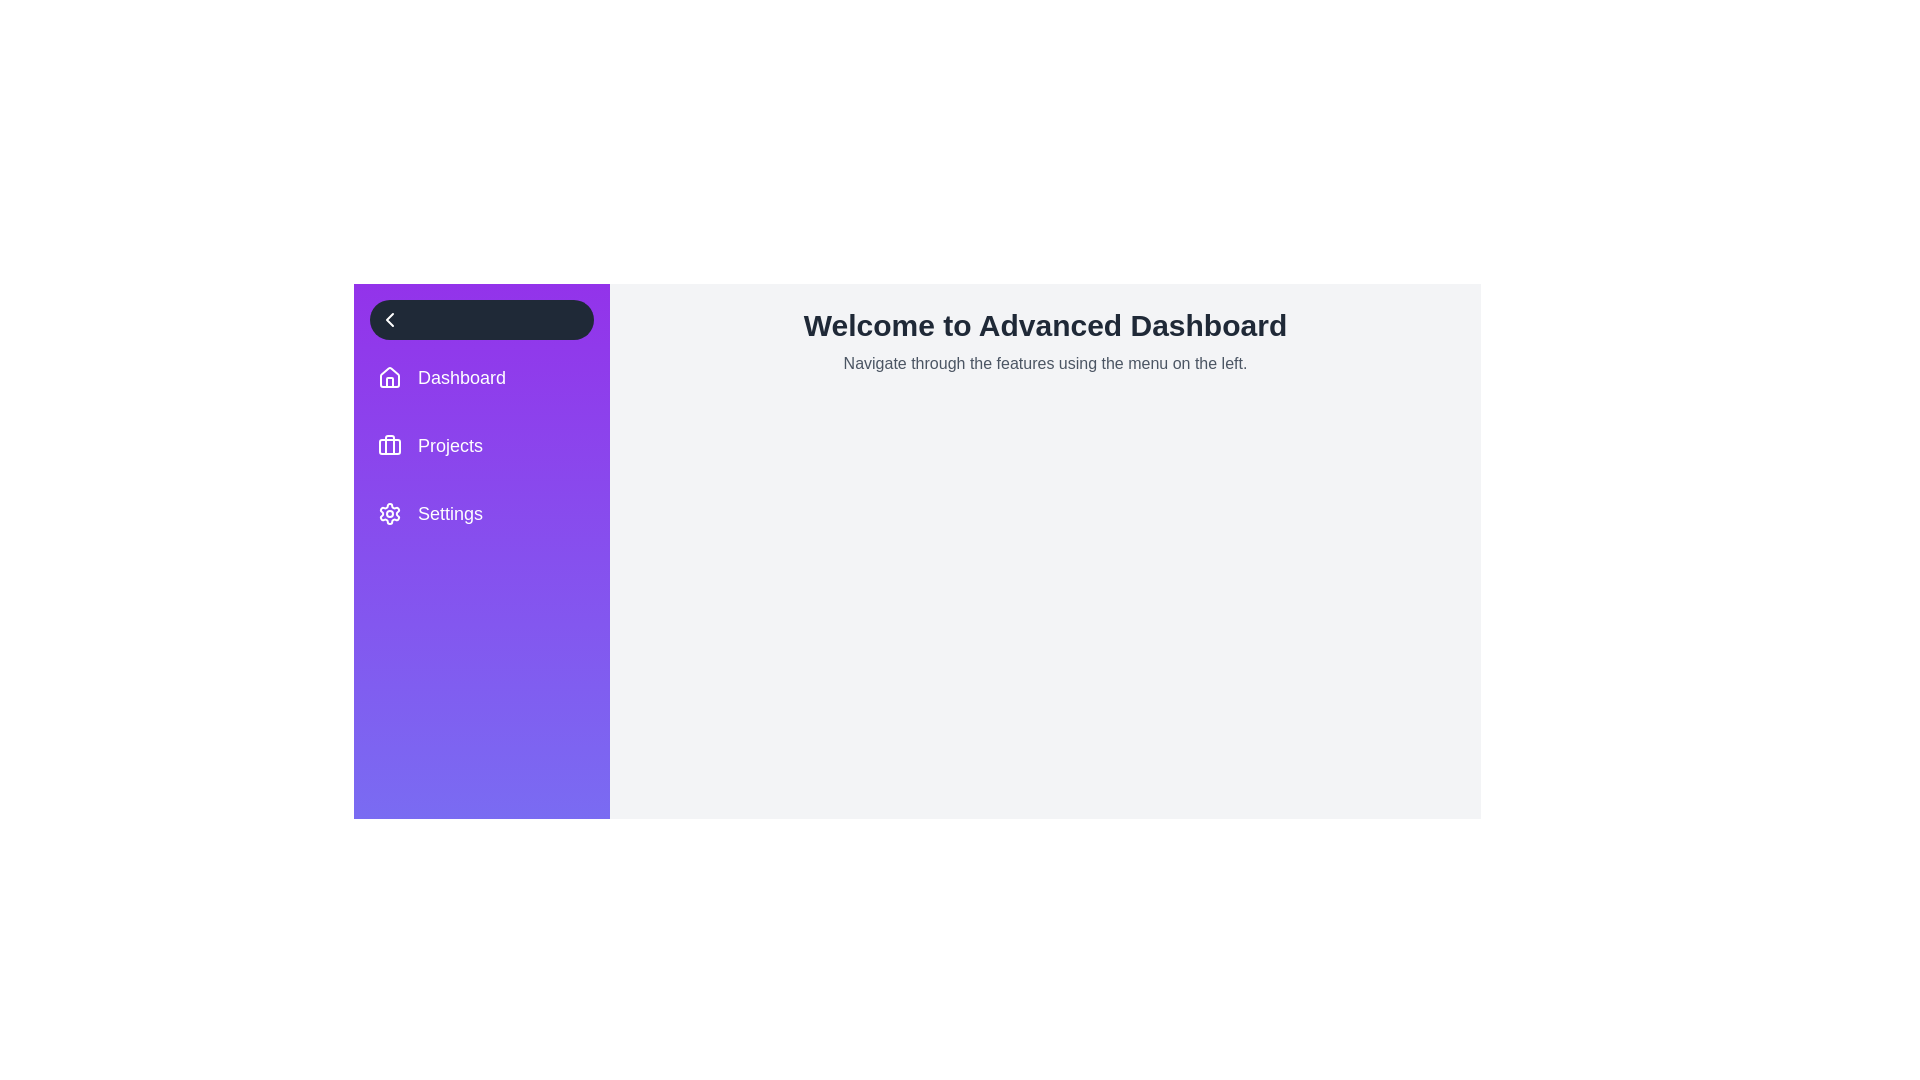 The width and height of the screenshot is (1920, 1080). I want to click on the drawer toggle button to toggle the drawer open/close state, so click(481, 319).